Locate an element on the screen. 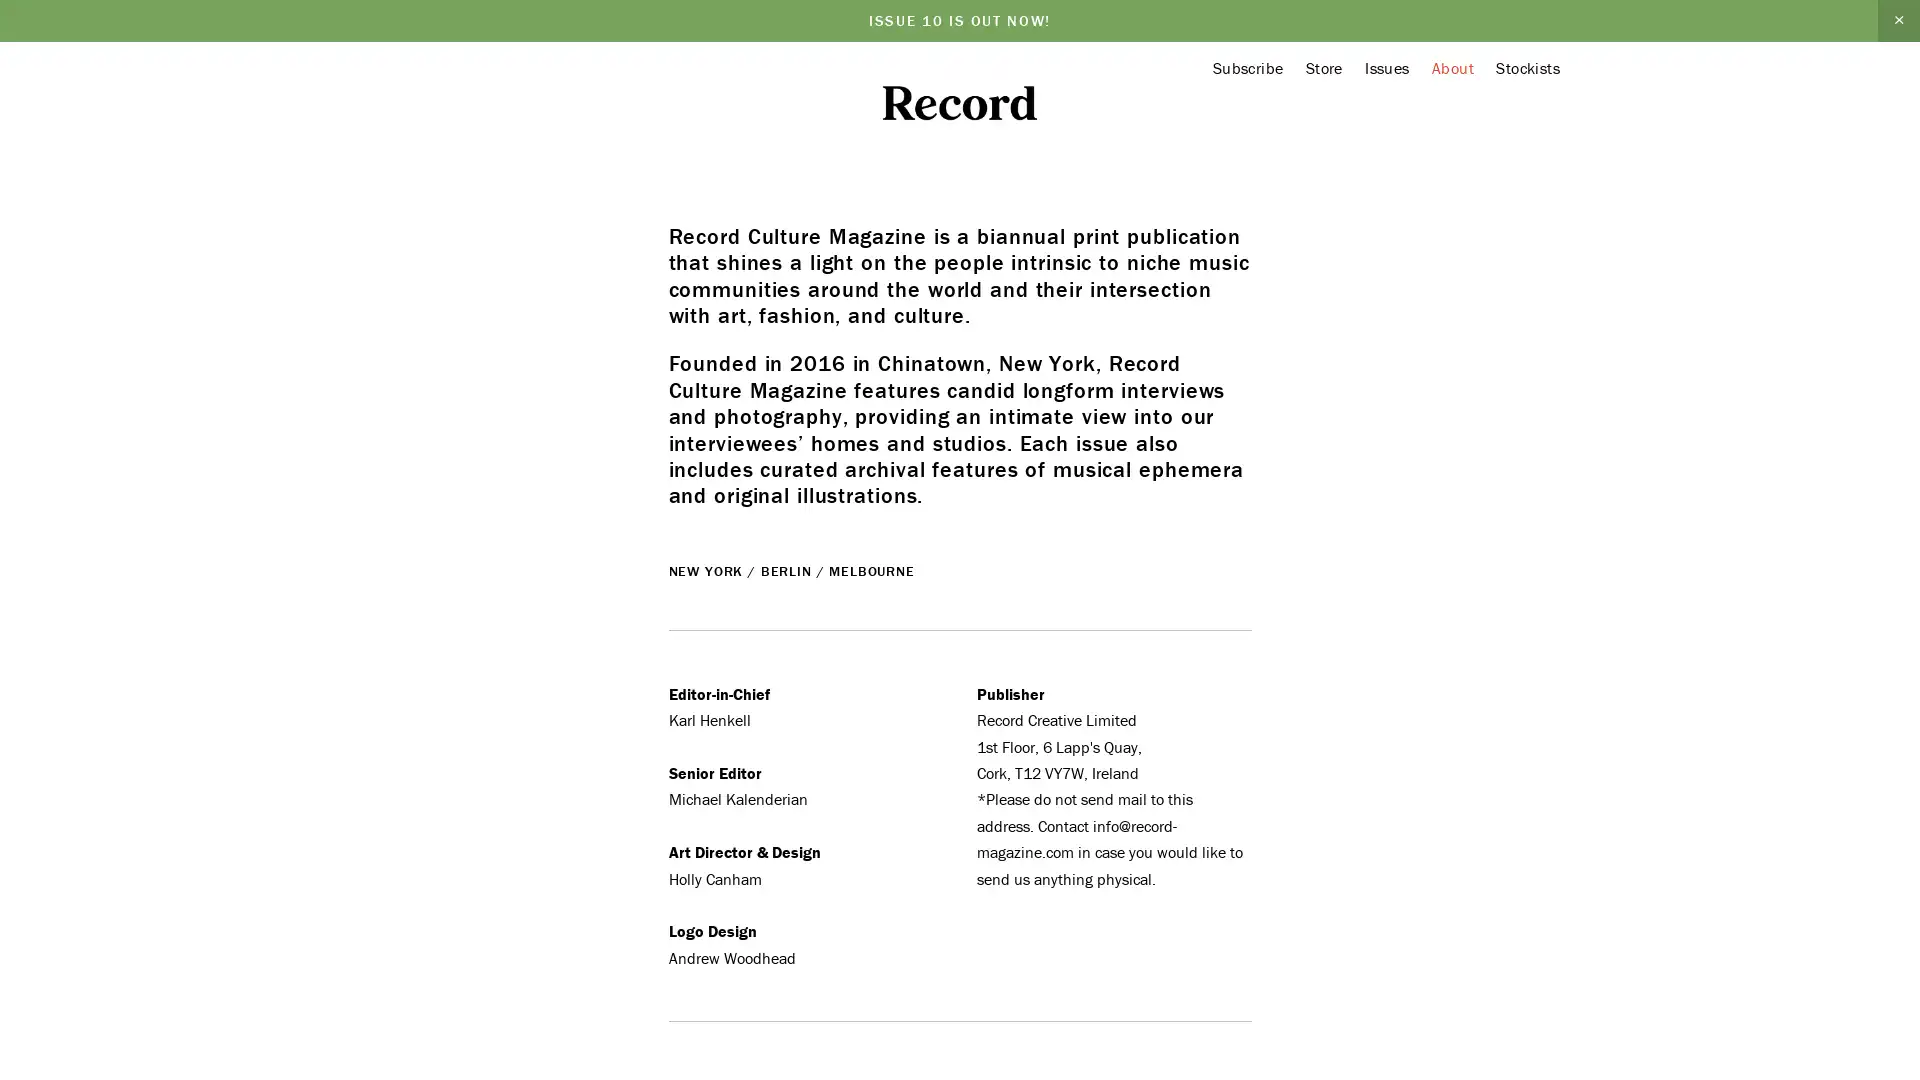 The width and height of the screenshot is (1920, 1080). Close is located at coordinates (1895, 898).